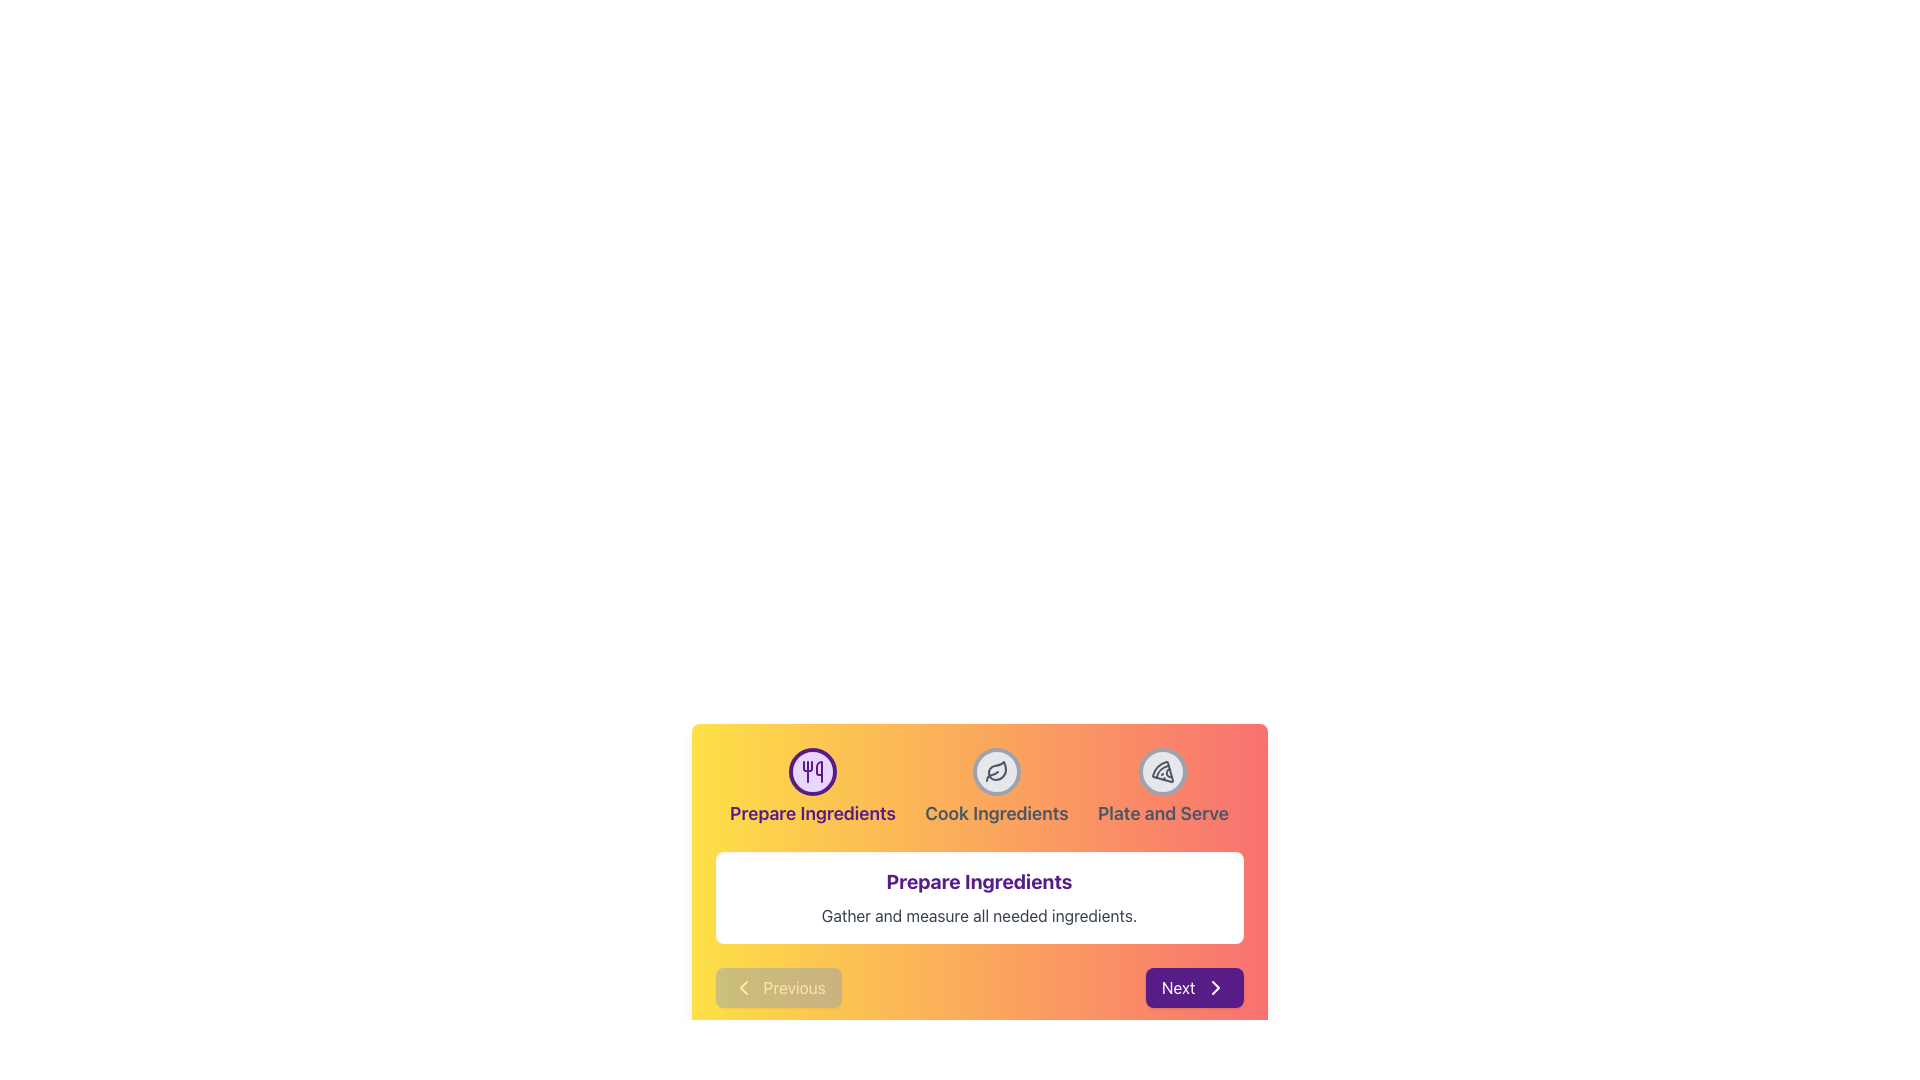  Describe the element at coordinates (813, 770) in the screenshot. I see `the Non-interactive status indicator icon, which is a fork and knife duo icon inside a circular purple outline, located at the top of the footer section above the 'Prepare Ingredients' label` at that location.